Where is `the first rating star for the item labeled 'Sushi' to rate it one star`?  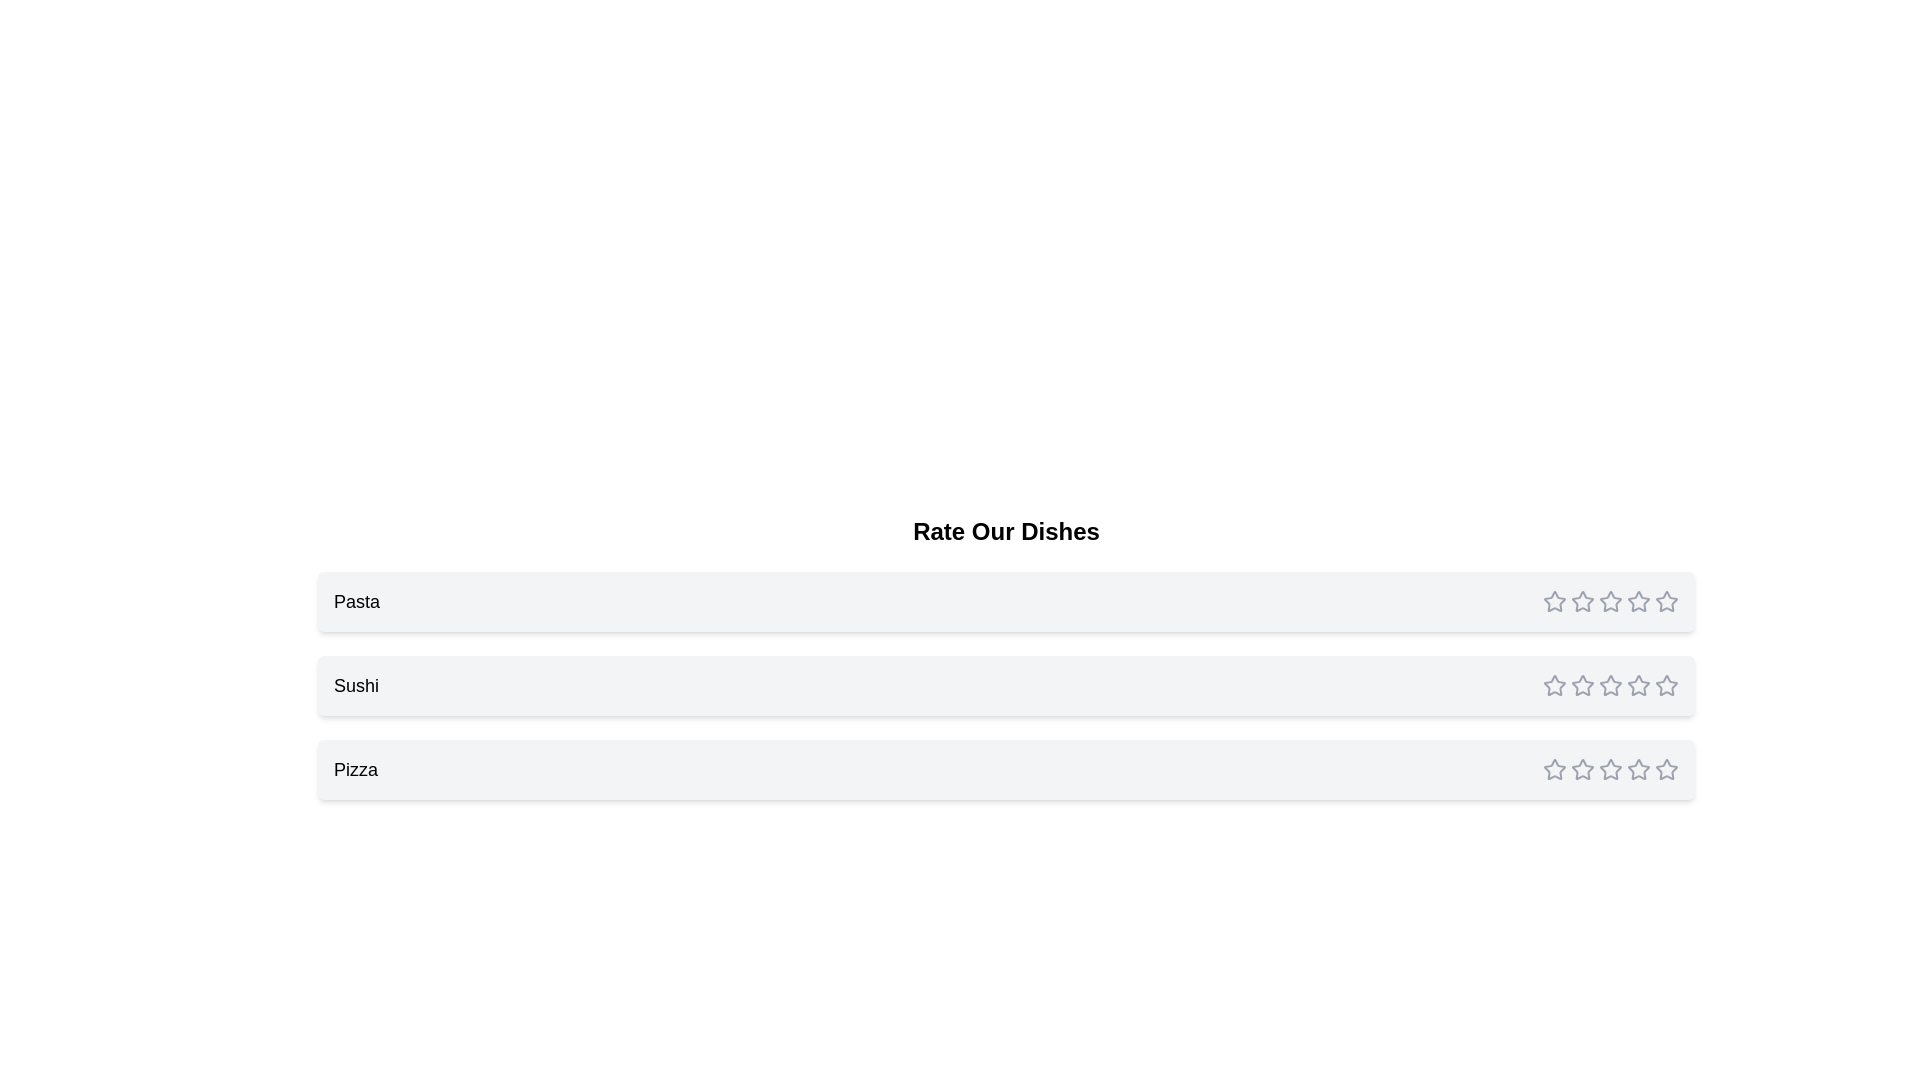 the first rating star for the item labeled 'Sushi' to rate it one star is located at coordinates (1554, 685).